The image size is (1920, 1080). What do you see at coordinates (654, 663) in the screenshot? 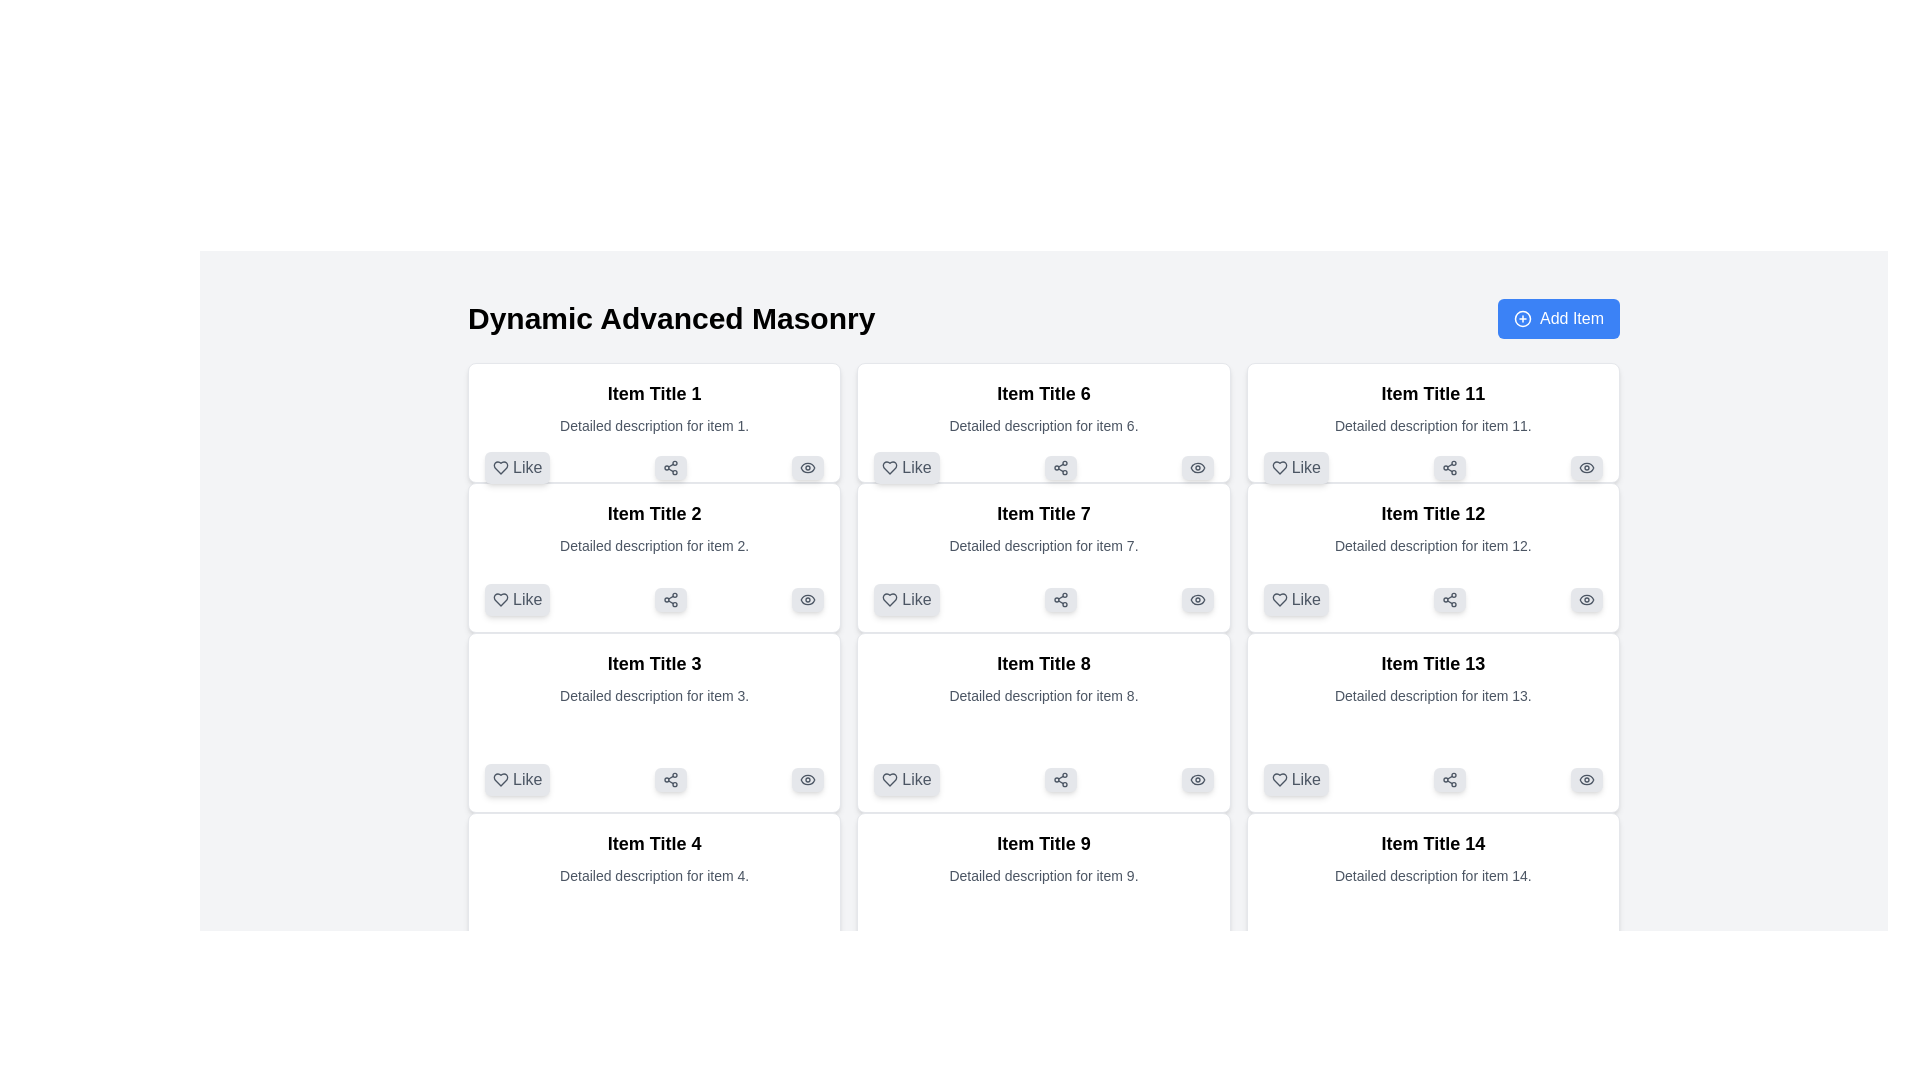
I see `the Label element that serves as a title for the content within the third card of the first column in a grid layout, located above the detailed description` at bounding box center [654, 663].